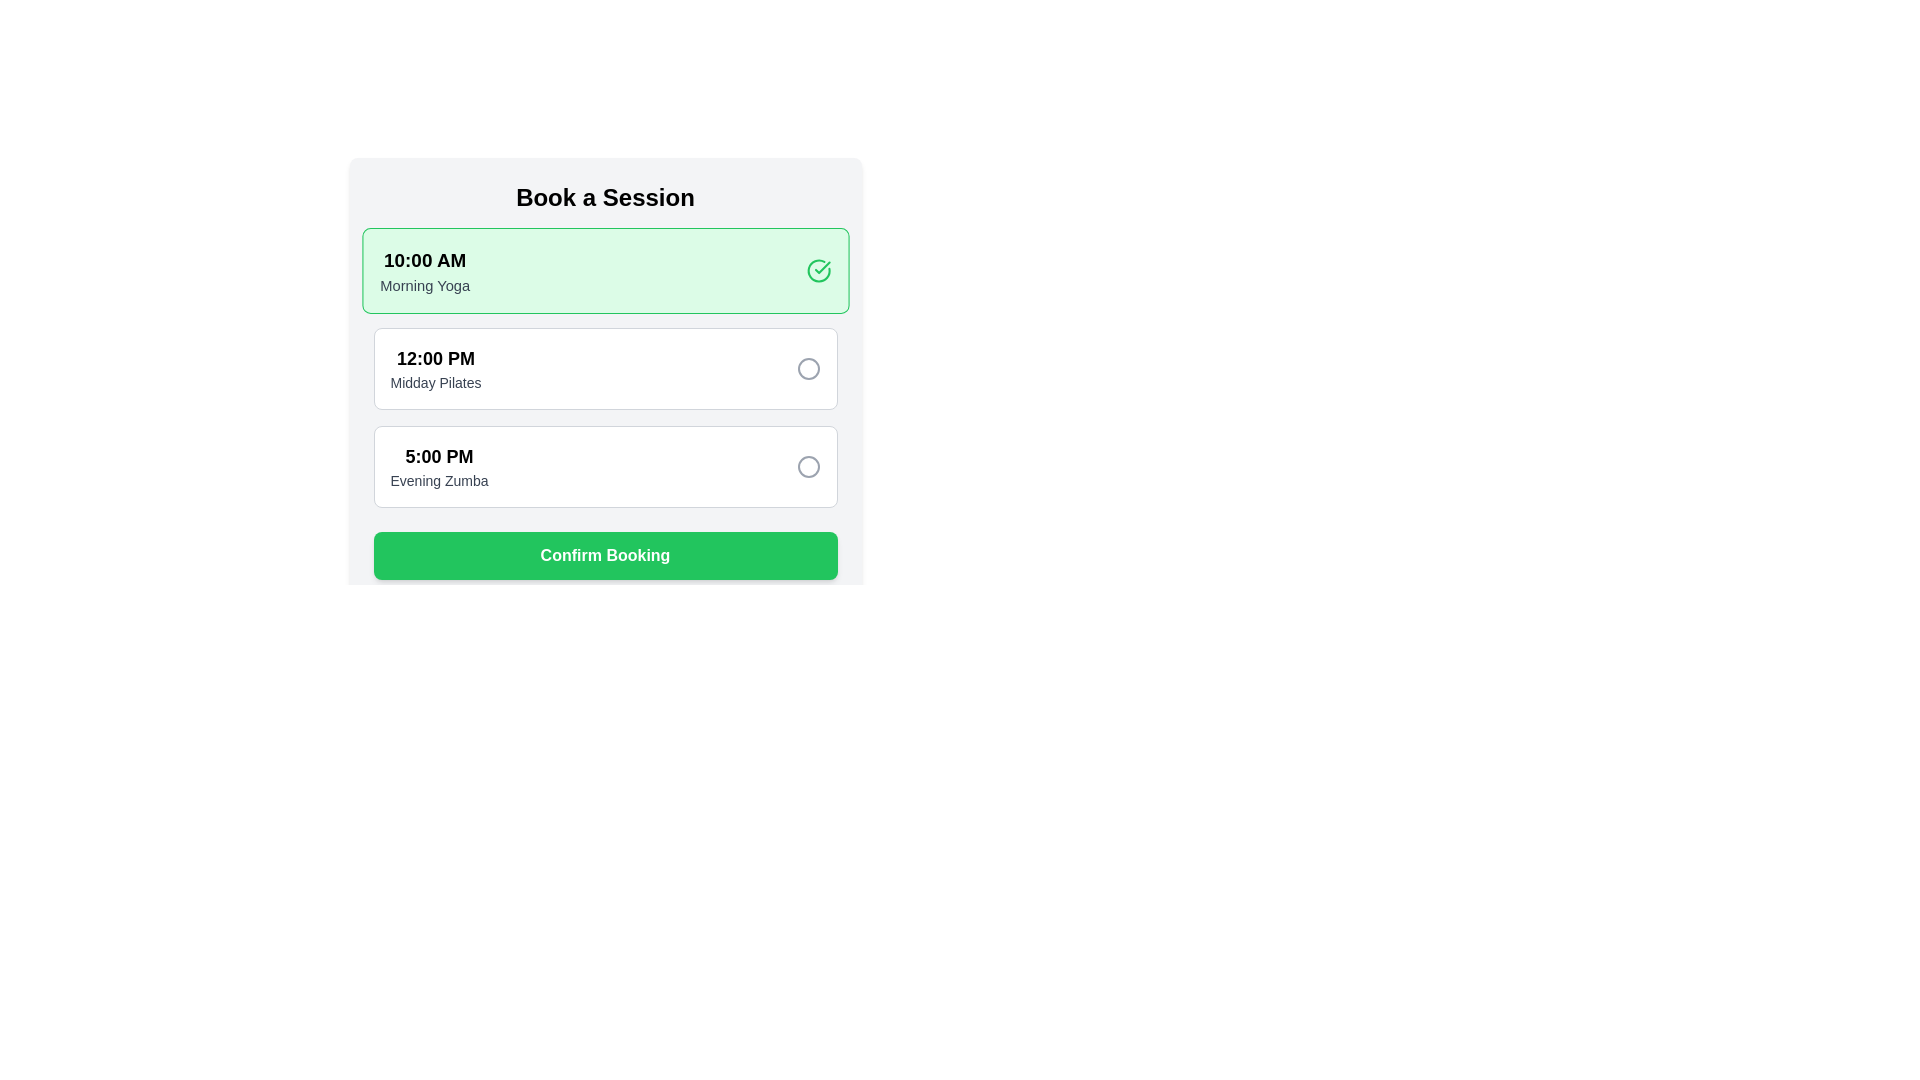 This screenshot has height=1080, width=1920. I want to click on the static text label indicating the starting time of the 'Morning Yoga' session, which is located at the top-left corner of the light green highlighted time slot, so click(423, 259).